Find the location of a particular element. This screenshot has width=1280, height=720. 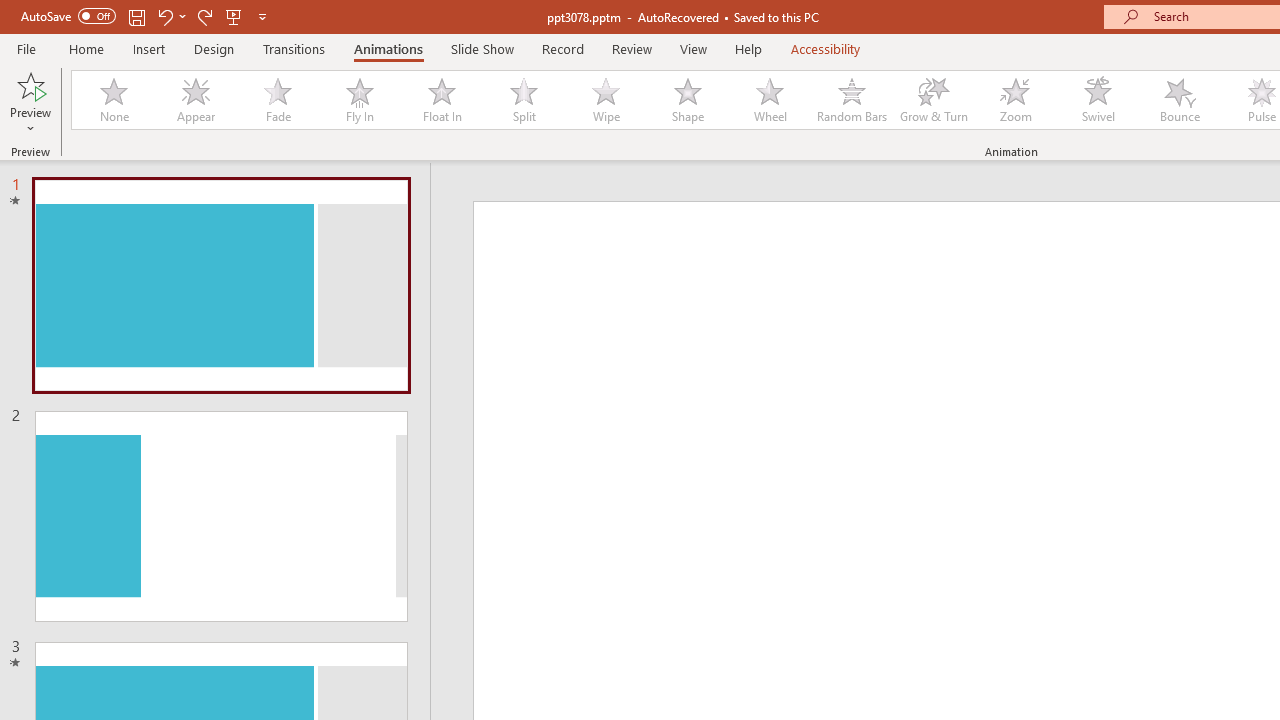

'Preview' is located at coordinates (30, 103).